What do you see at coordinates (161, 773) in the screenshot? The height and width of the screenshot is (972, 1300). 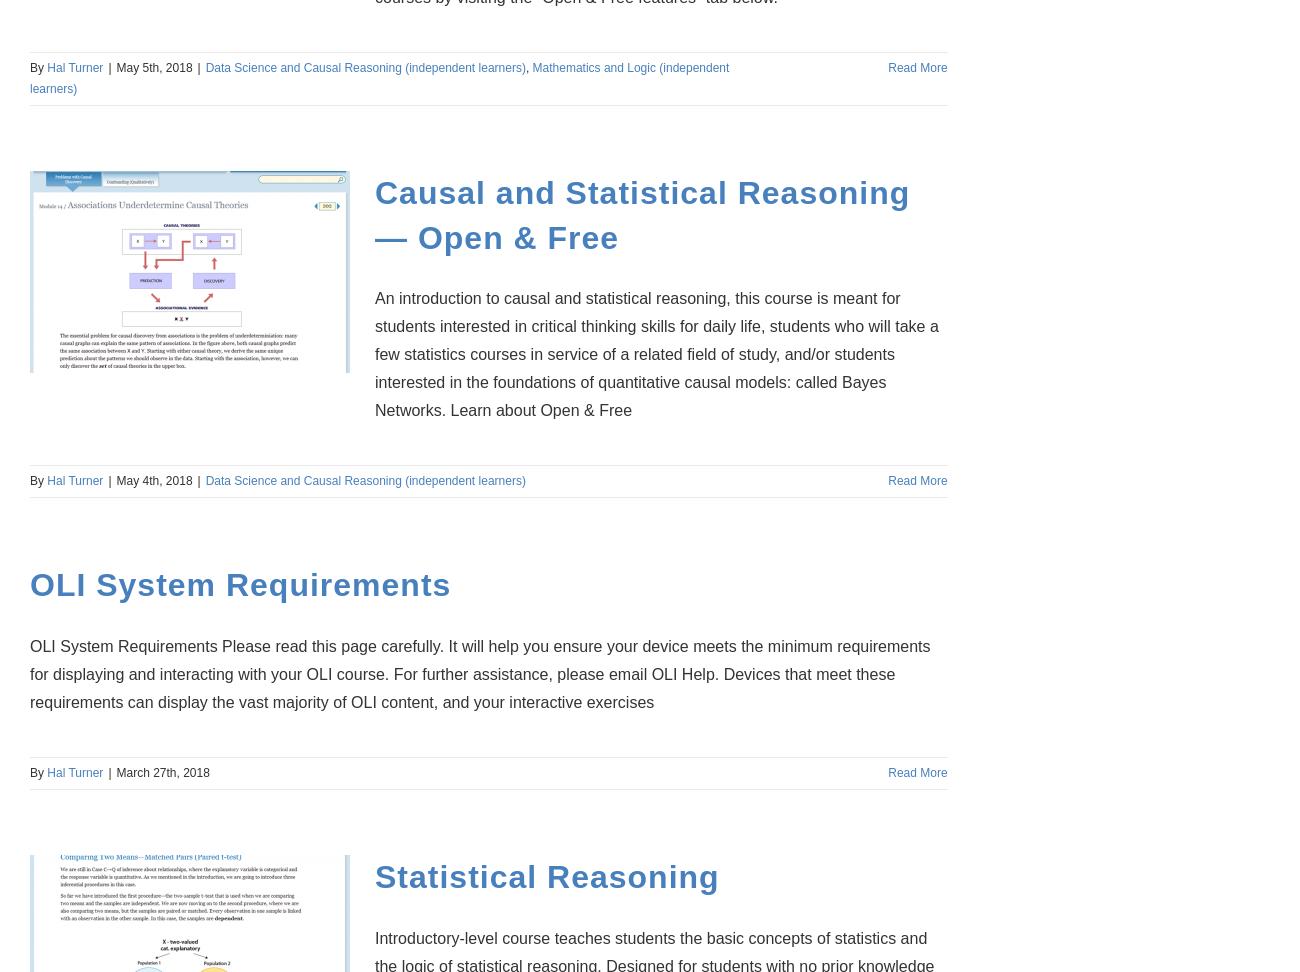 I see `'March 27th, 2018'` at bounding box center [161, 773].